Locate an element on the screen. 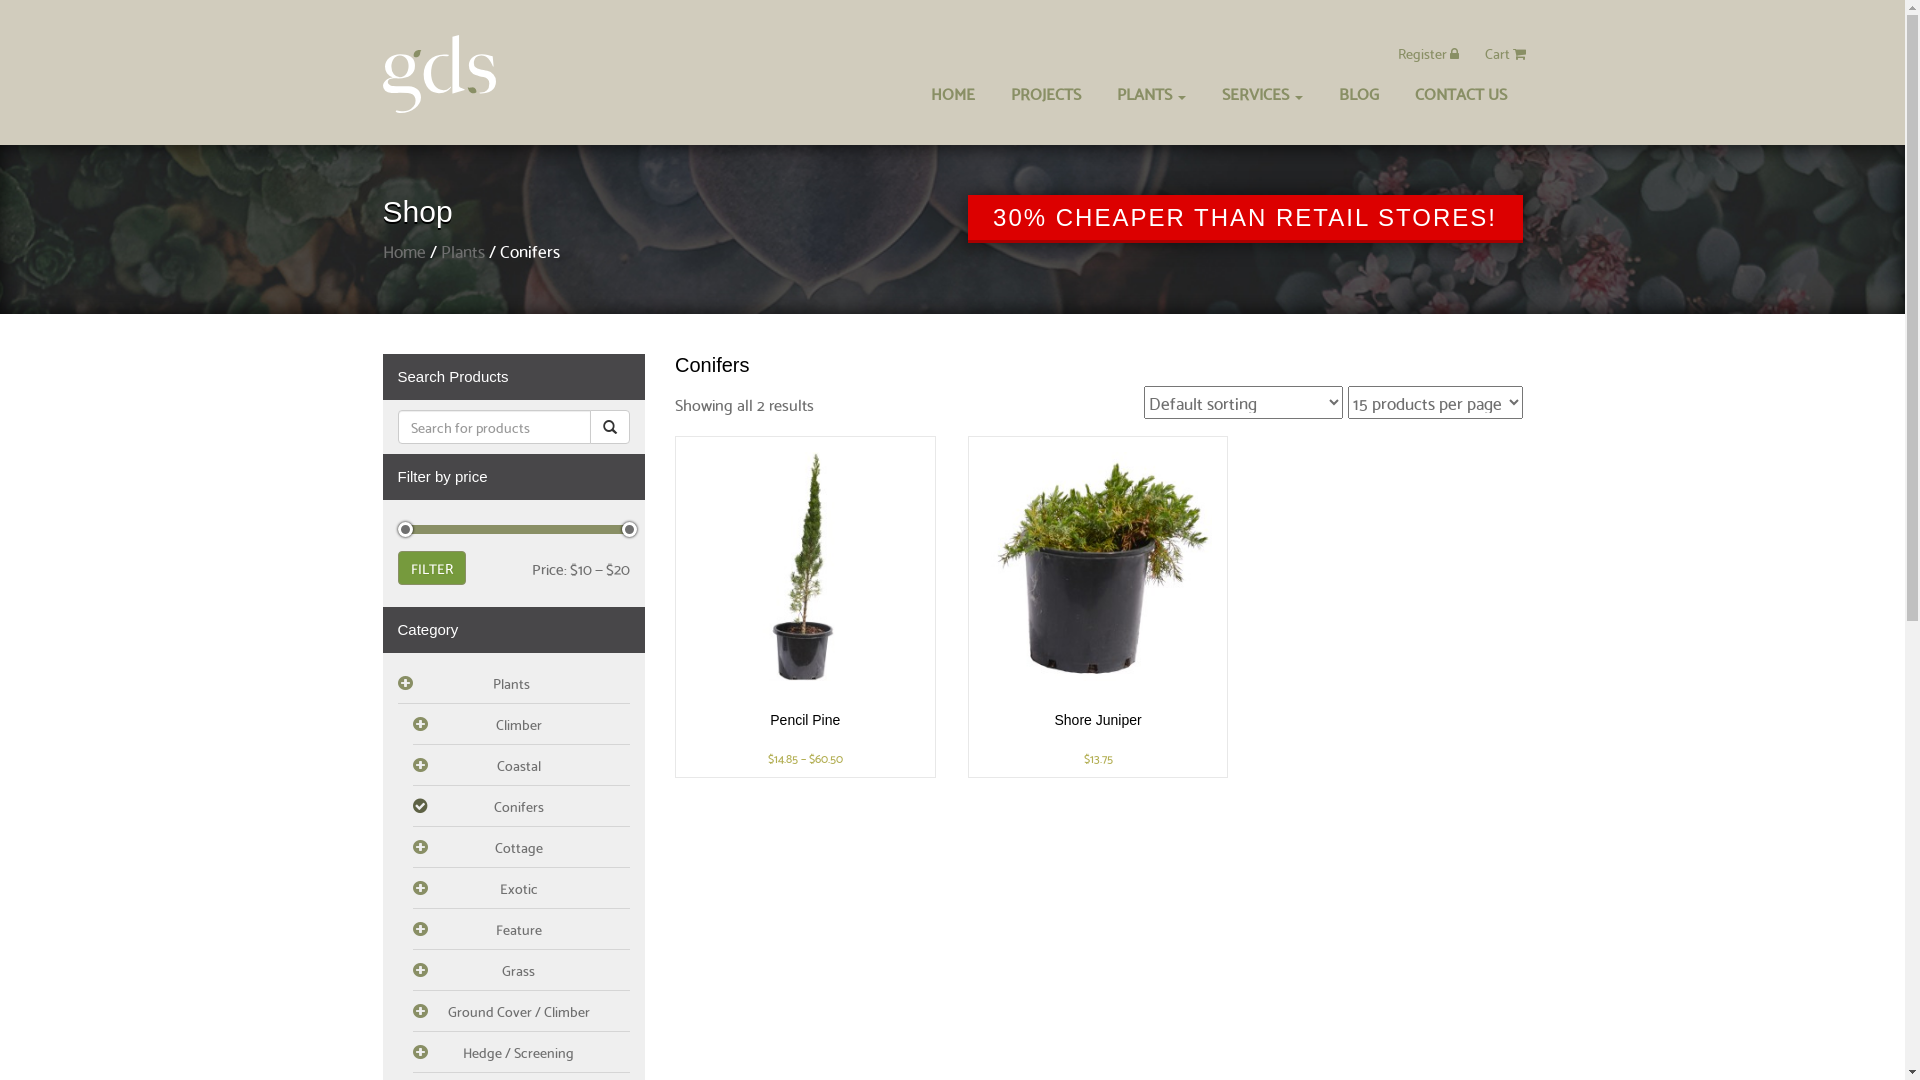  'Cottage' is located at coordinates (521, 847).